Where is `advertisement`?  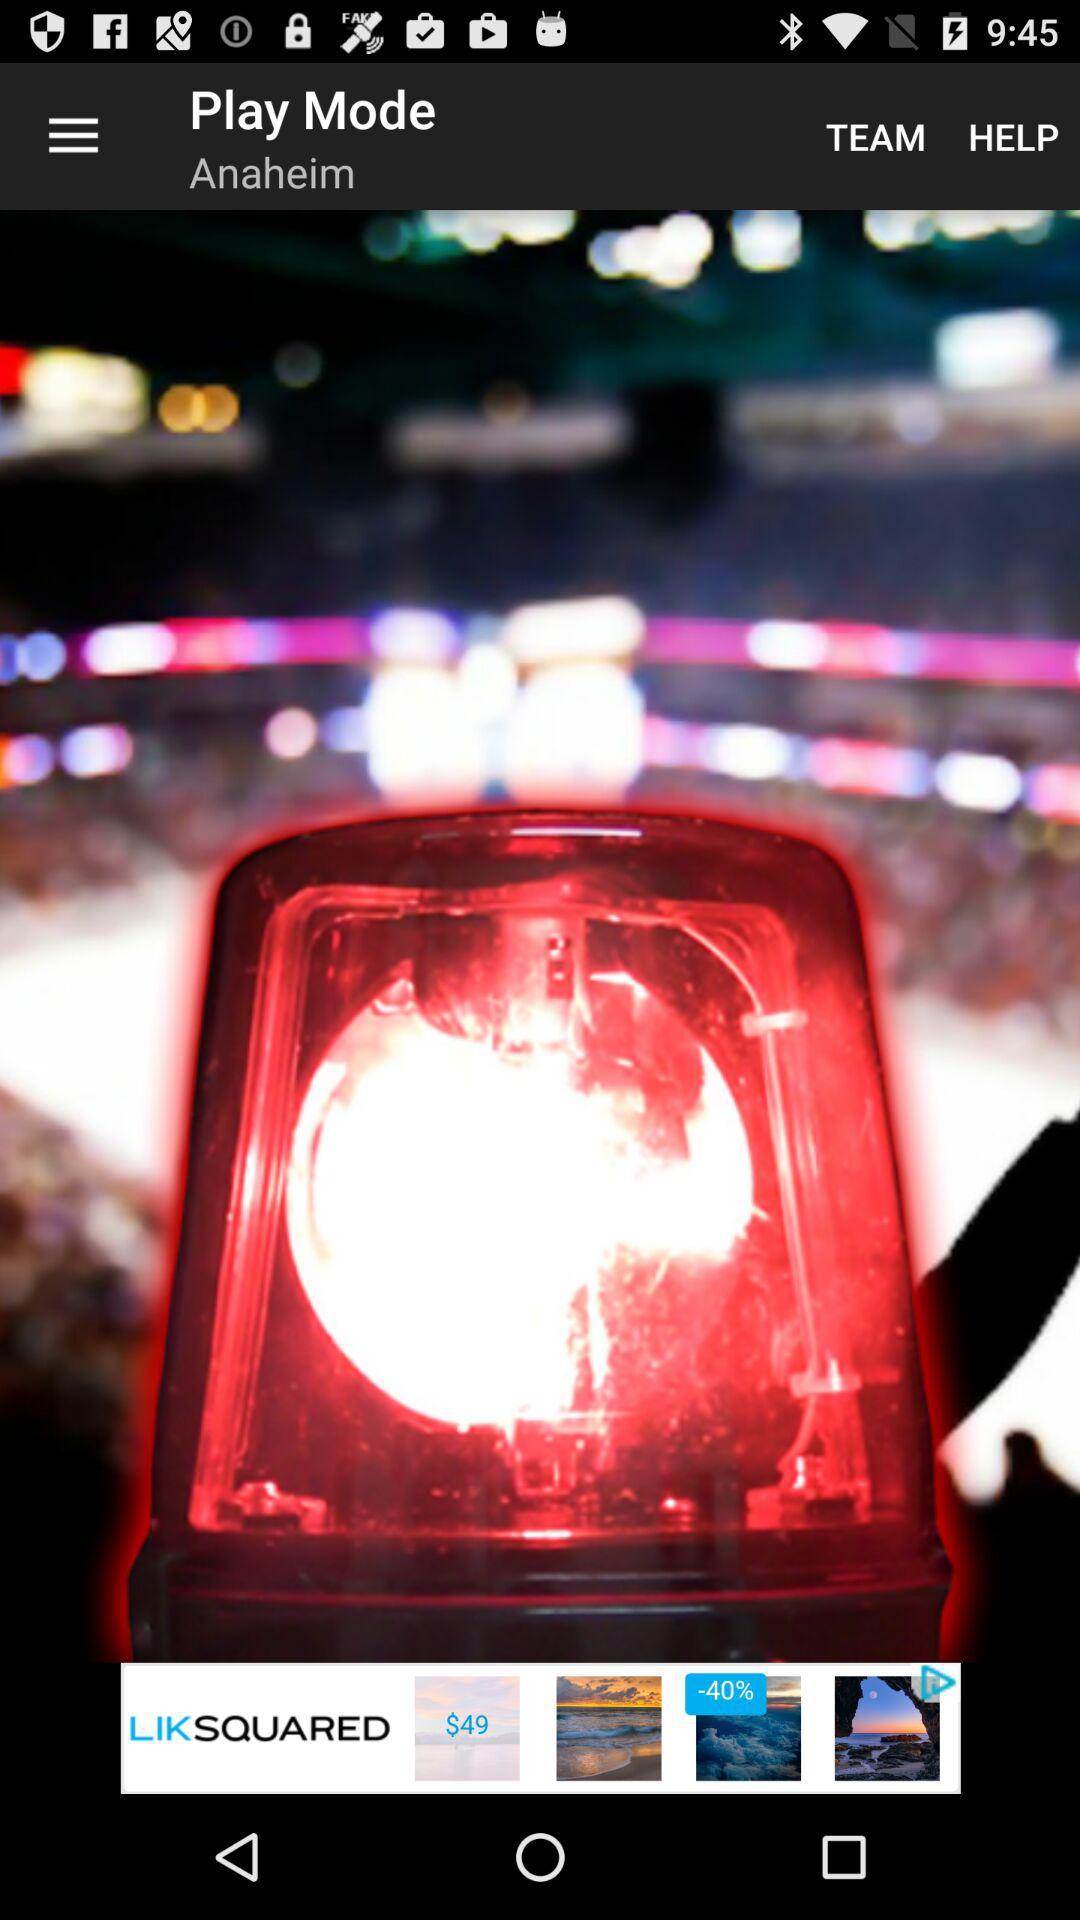
advertisement is located at coordinates (540, 1727).